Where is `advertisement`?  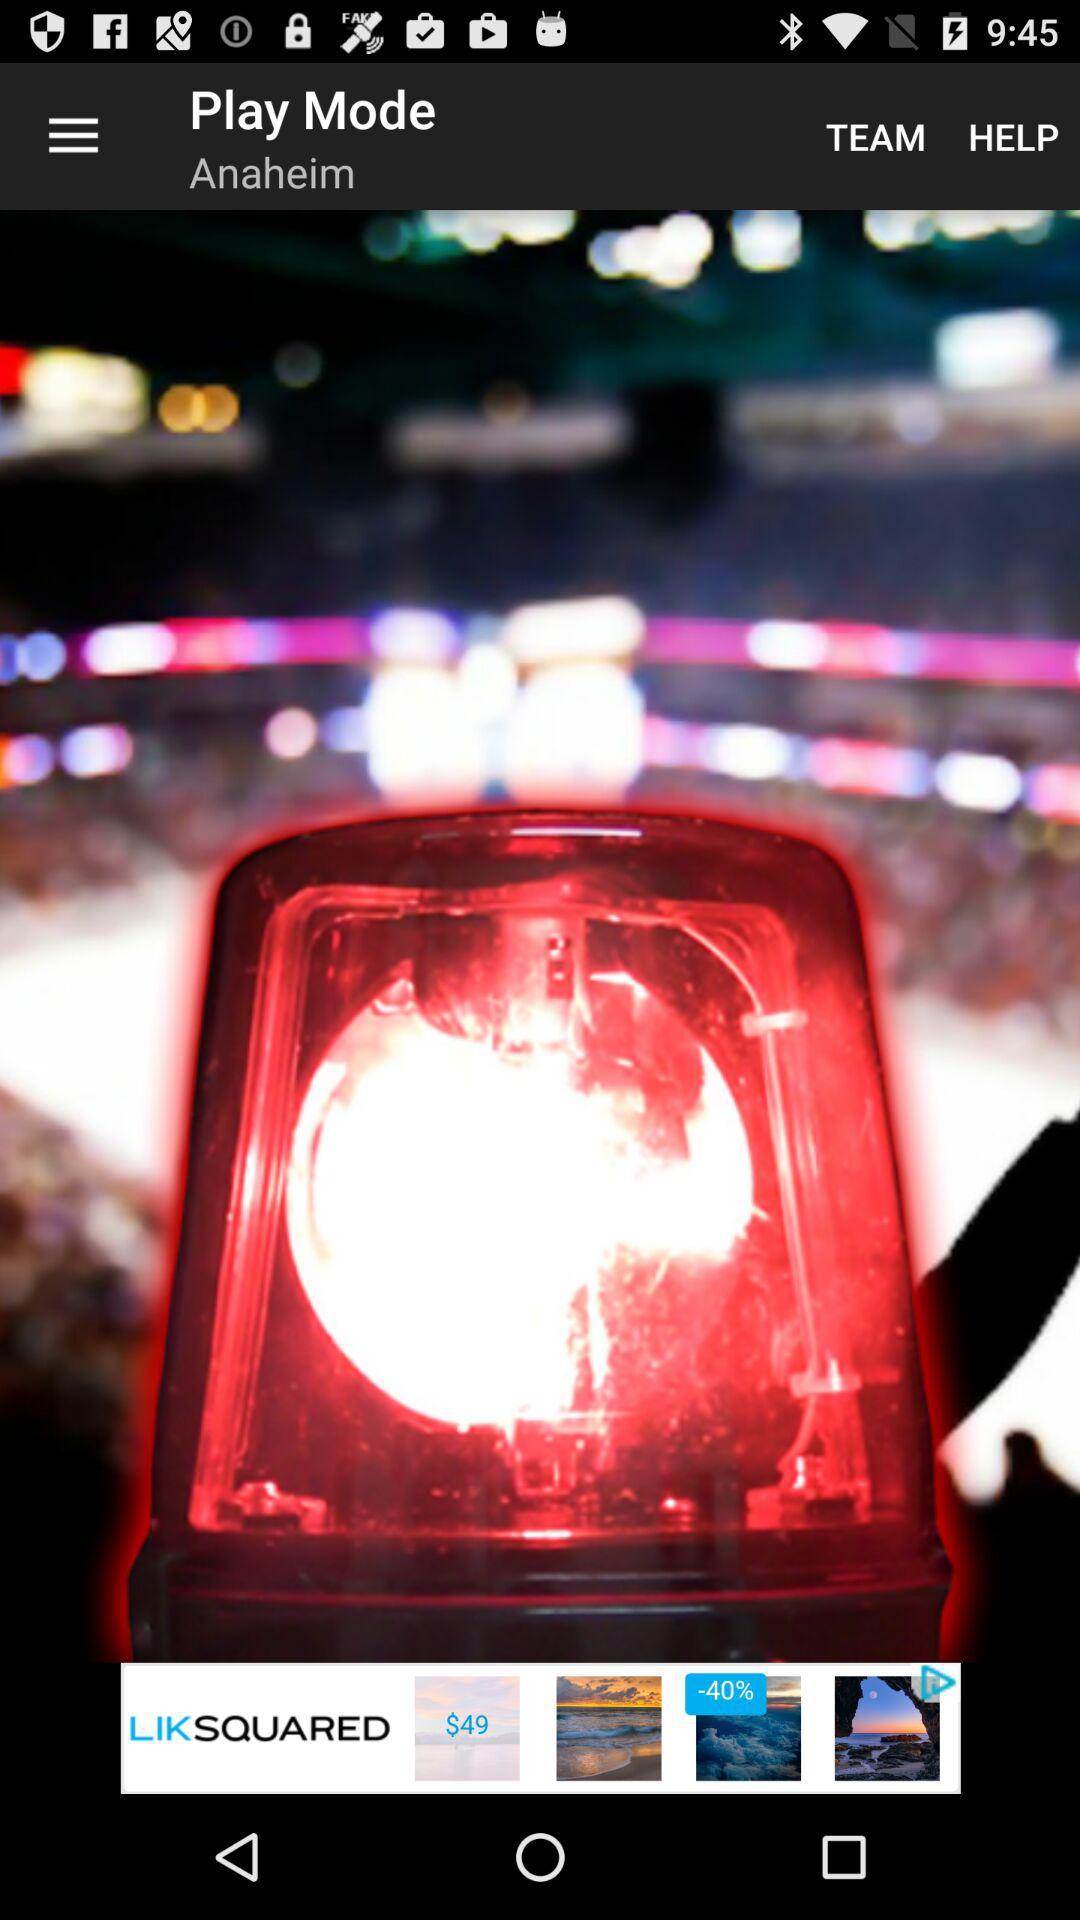
advertisement is located at coordinates (540, 1727).